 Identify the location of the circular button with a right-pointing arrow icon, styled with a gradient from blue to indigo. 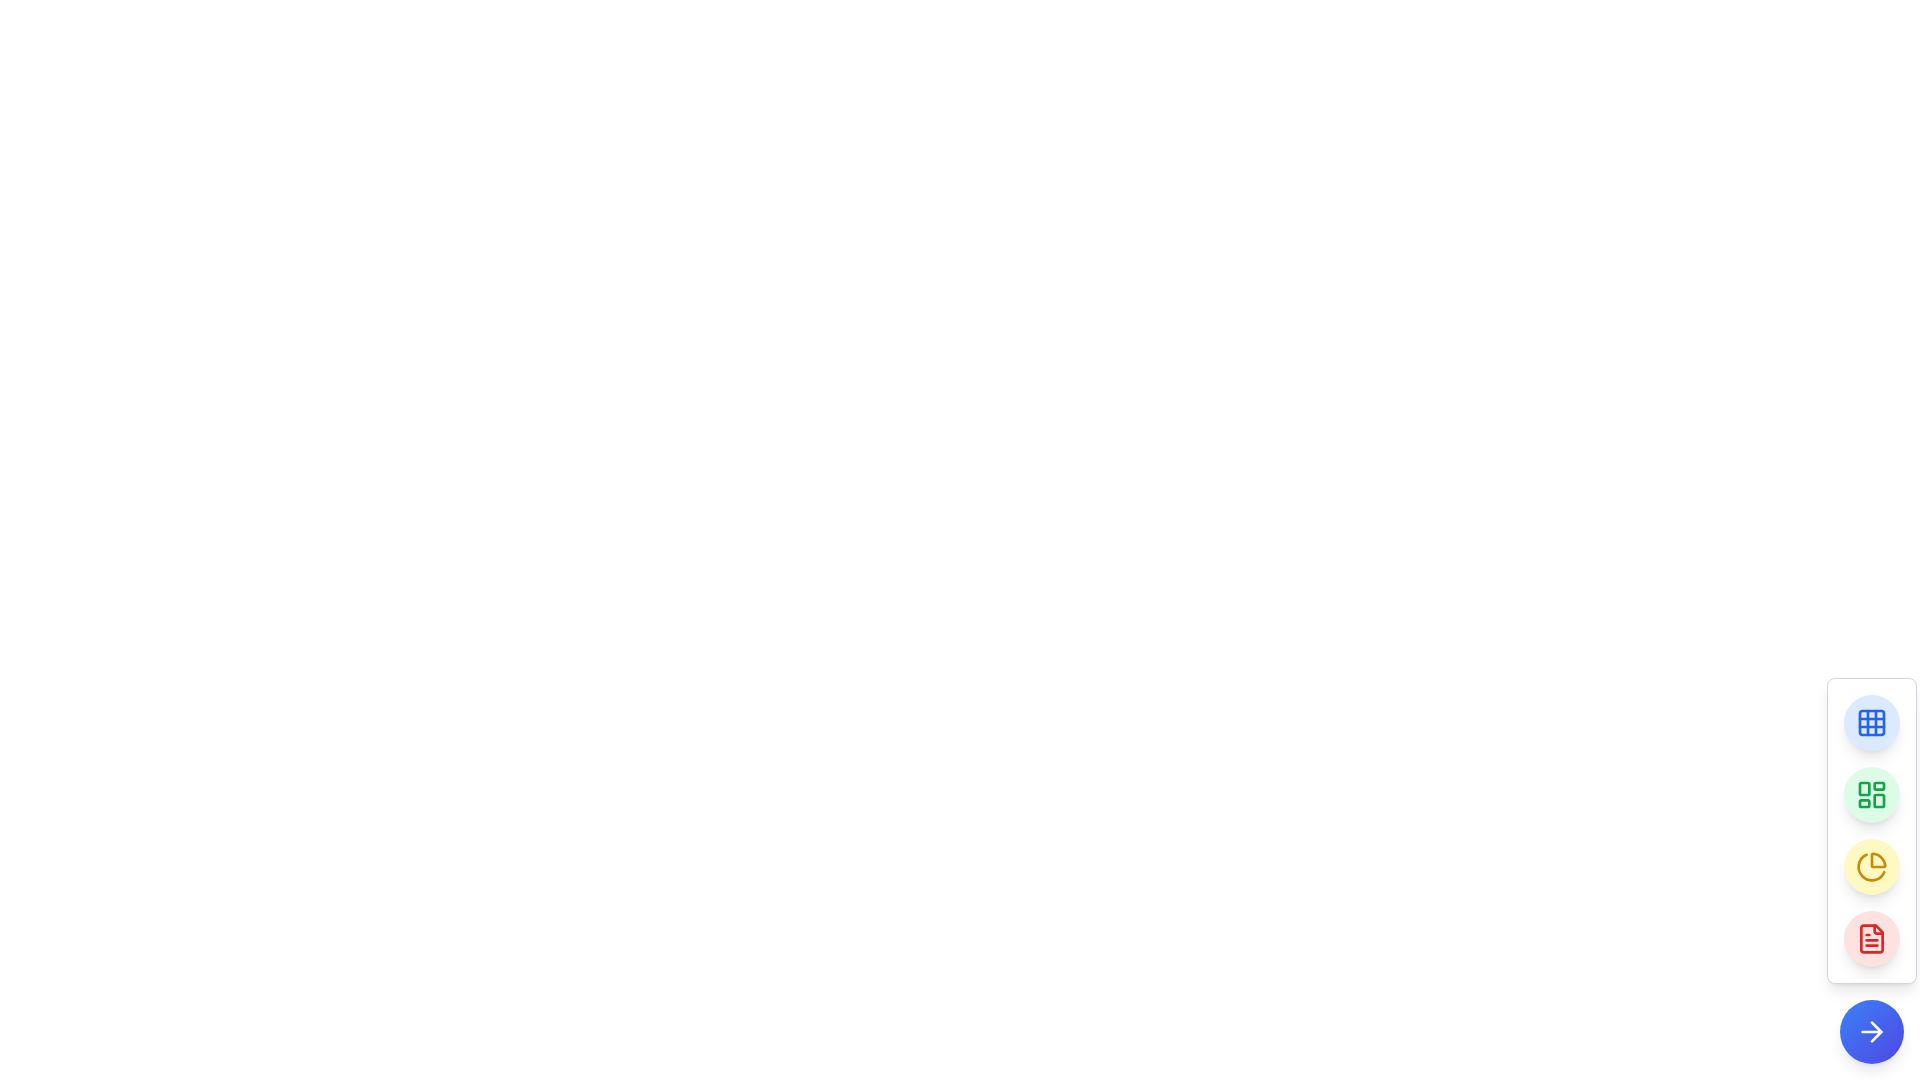
(1871, 1032).